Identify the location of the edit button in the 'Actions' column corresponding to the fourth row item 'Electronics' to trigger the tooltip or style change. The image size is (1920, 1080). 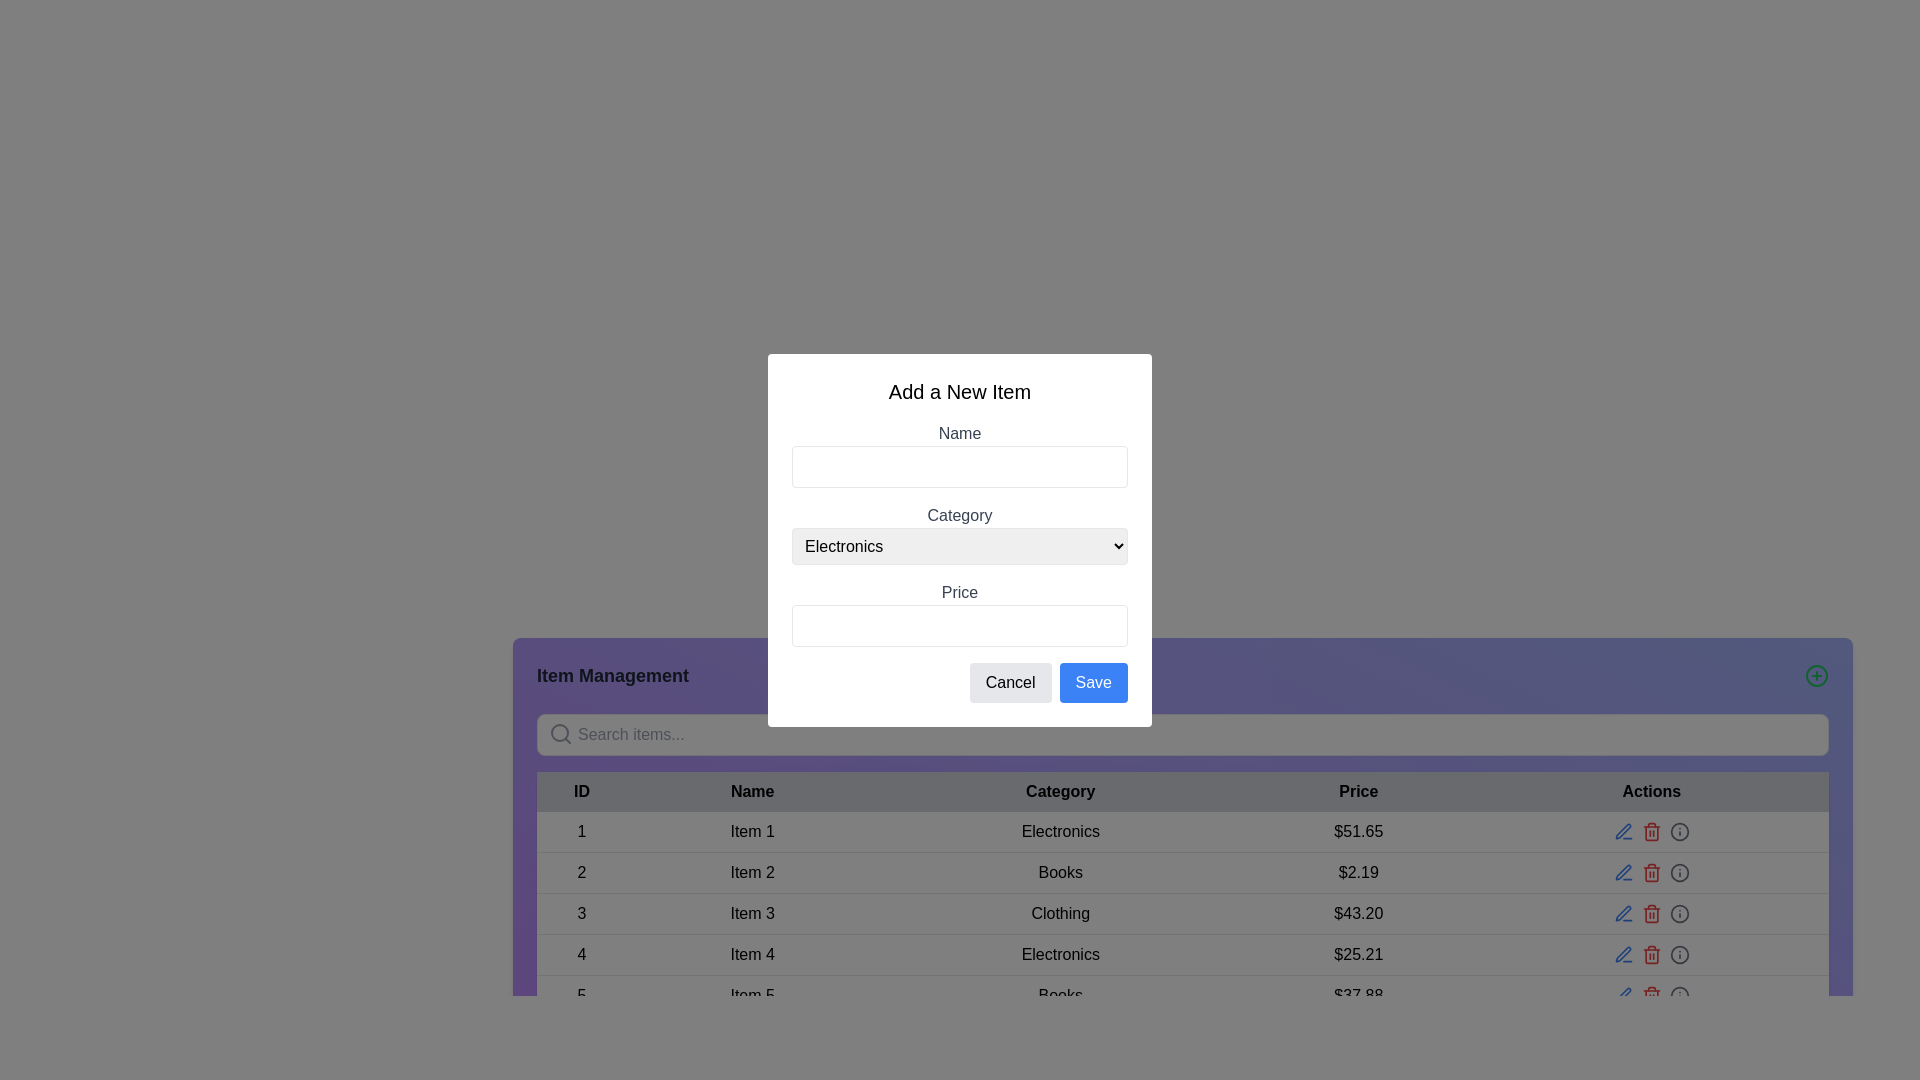
(1623, 832).